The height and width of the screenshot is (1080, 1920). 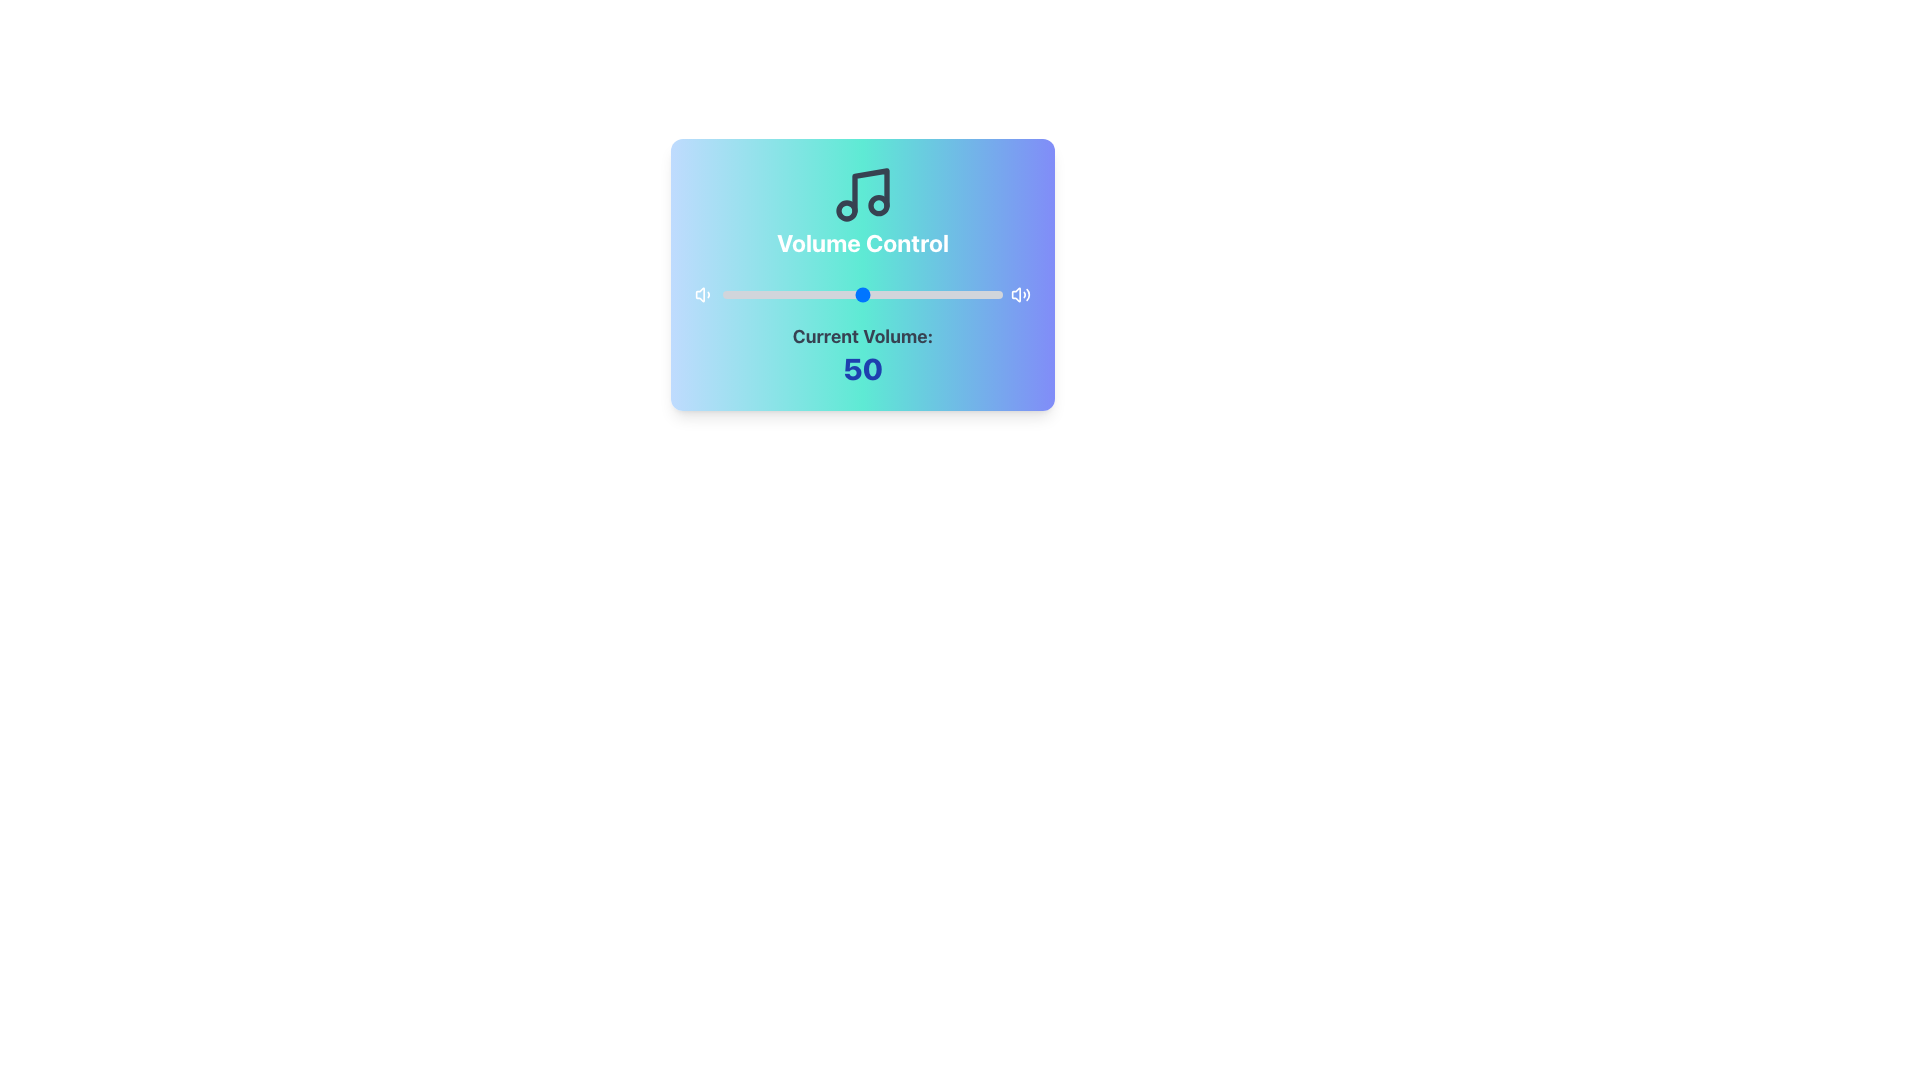 I want to click on the decorative music note icon located in the lower left area of the larger music note graphic within the 'Volume Control' component, so click(x=846, y=211).